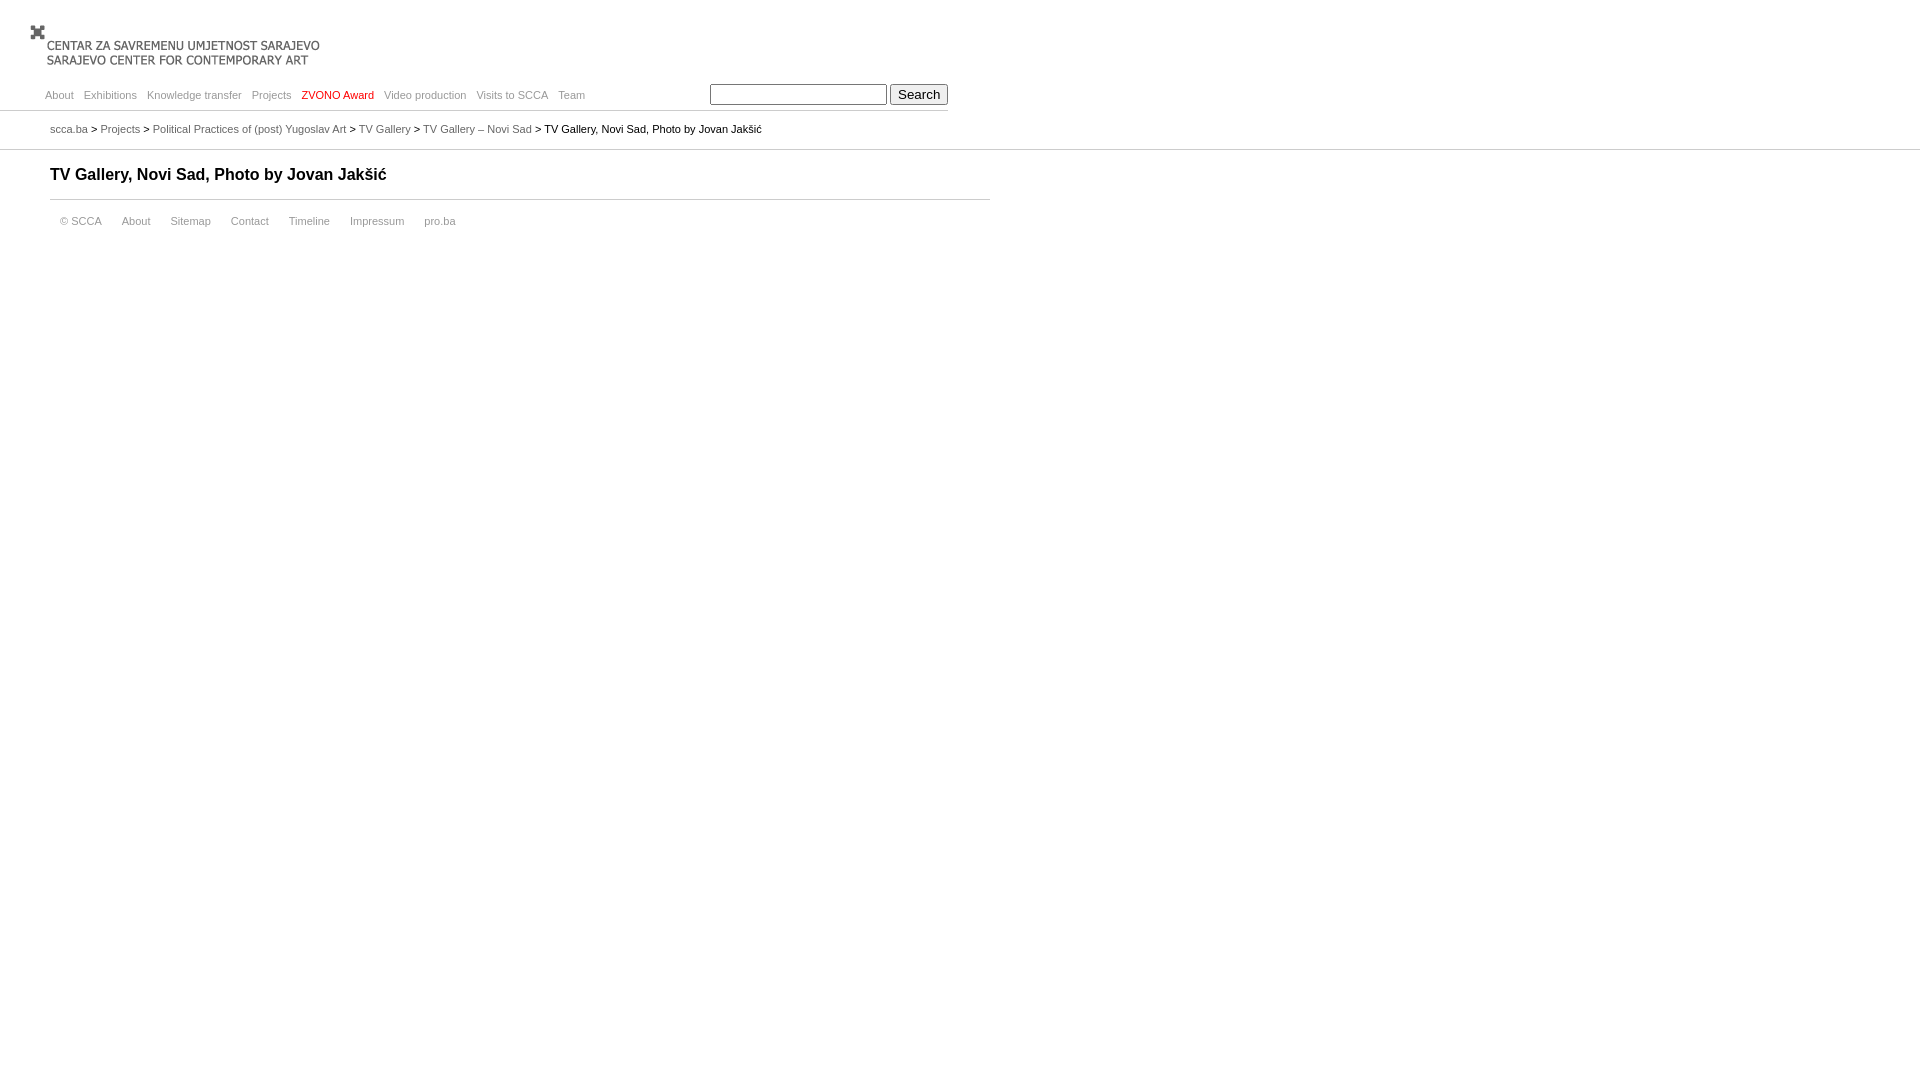 The height and width of the screenshot is (1080, 1920). Describe the element at coordinates (135, 220) in the screenshot. I see `'About'` at that location.